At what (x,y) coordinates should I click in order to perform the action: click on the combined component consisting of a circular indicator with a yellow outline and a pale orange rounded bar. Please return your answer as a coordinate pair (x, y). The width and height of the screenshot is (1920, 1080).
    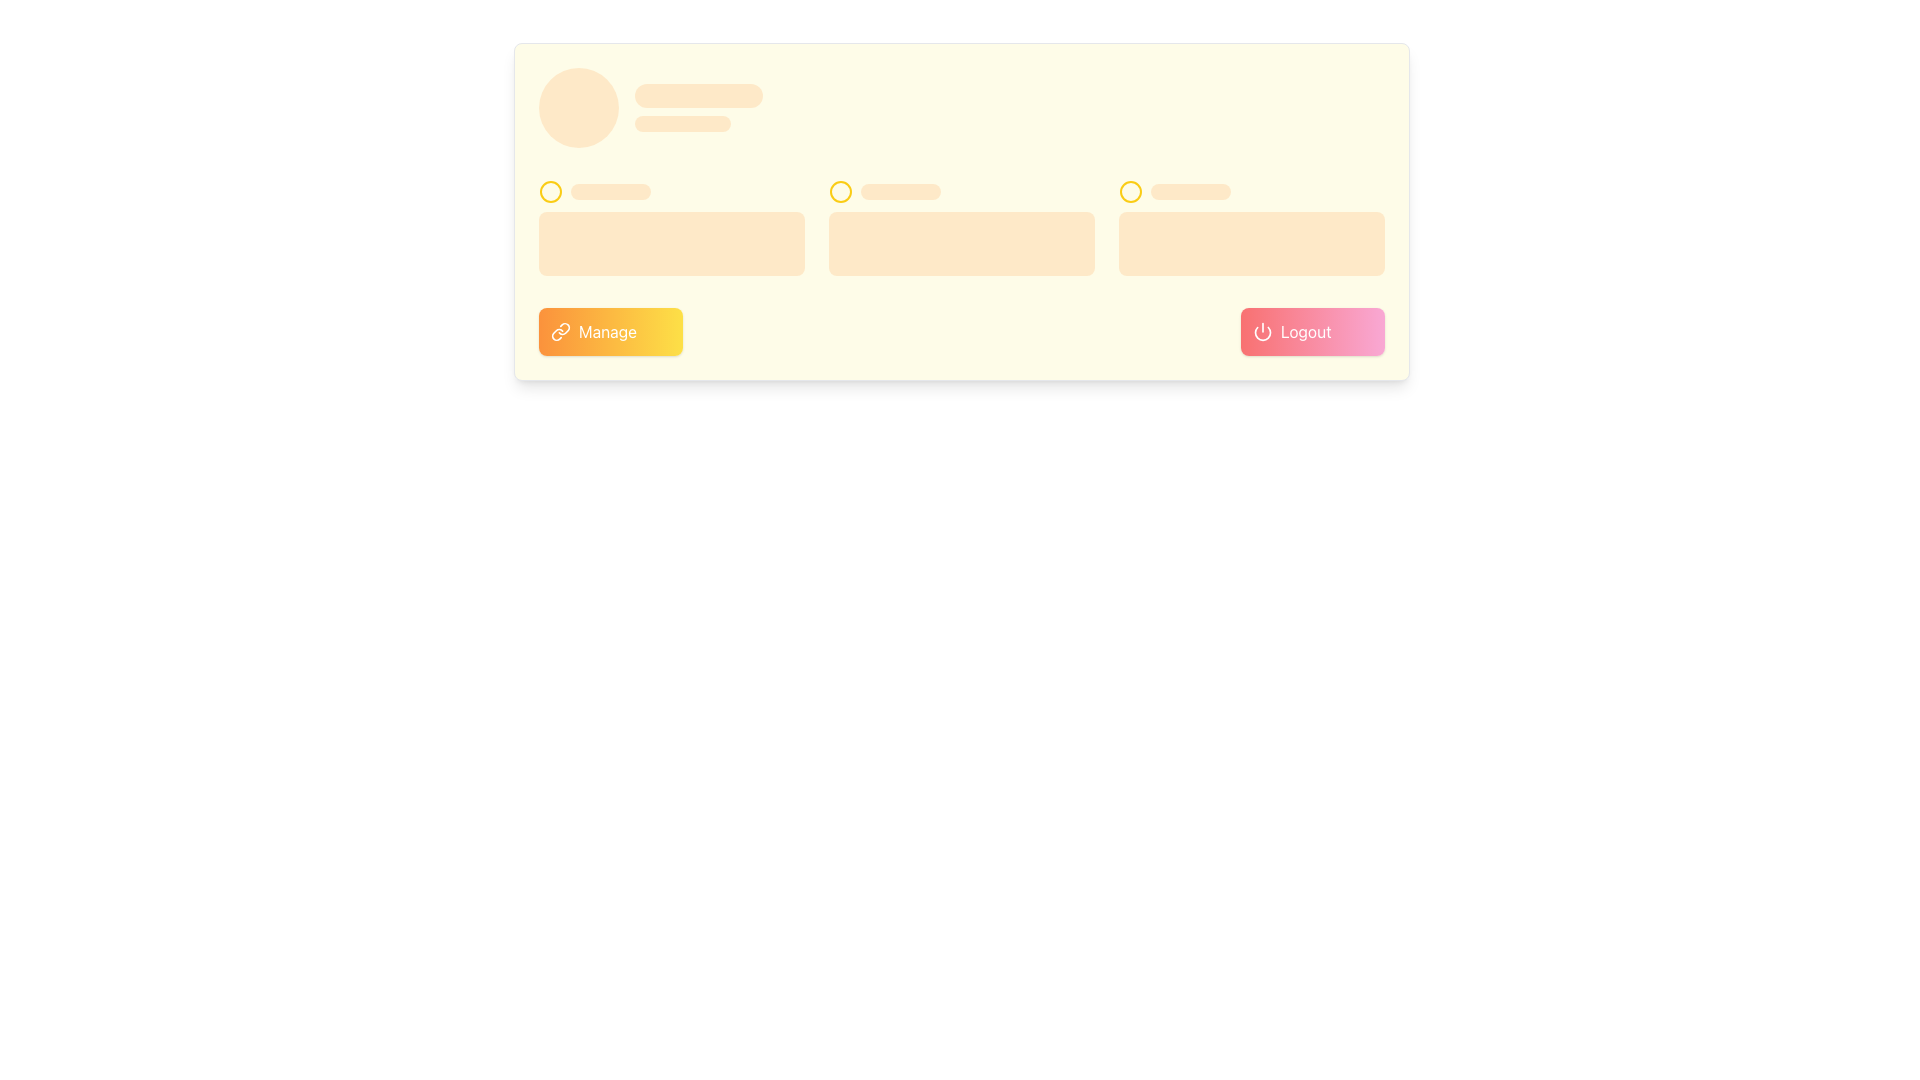
    Looking at the image, I should click on (1251, 192).